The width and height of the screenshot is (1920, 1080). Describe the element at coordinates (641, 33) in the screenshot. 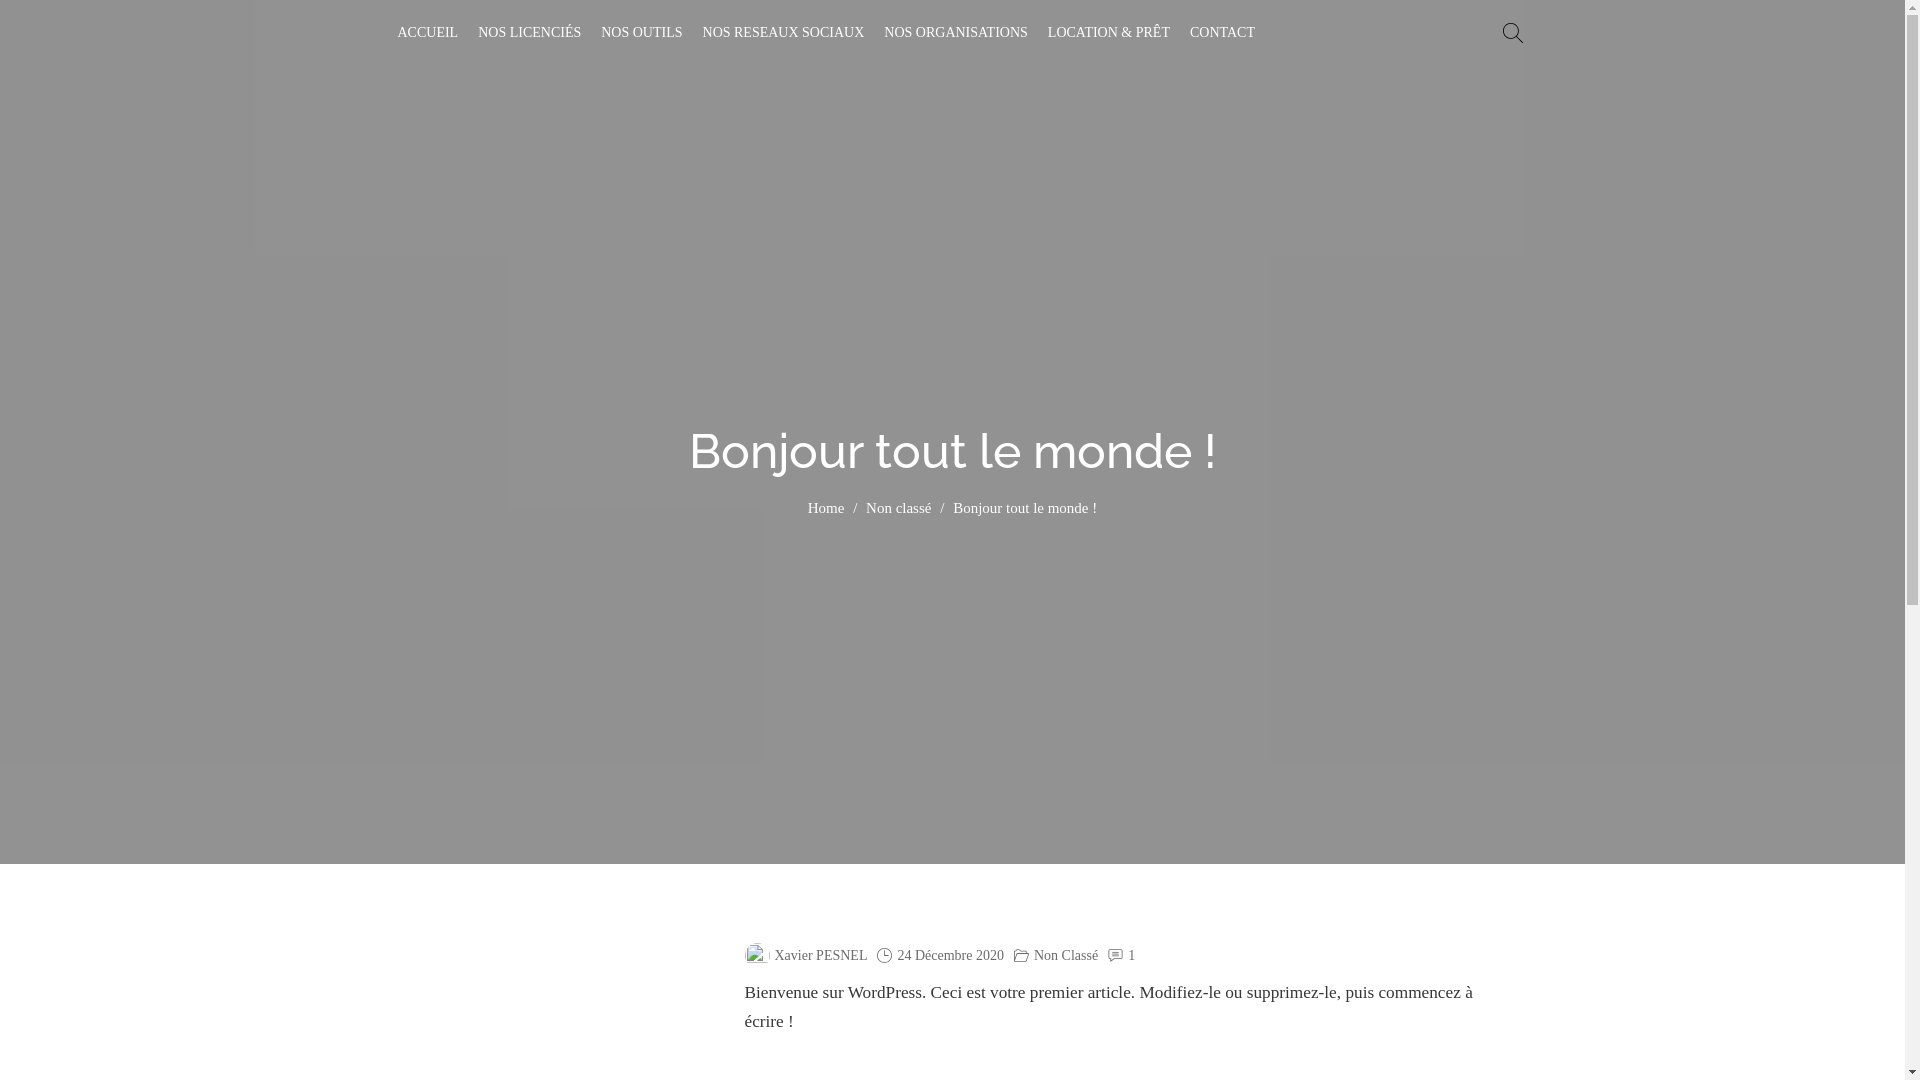

I see `'NOS OUTILS'` at that location.